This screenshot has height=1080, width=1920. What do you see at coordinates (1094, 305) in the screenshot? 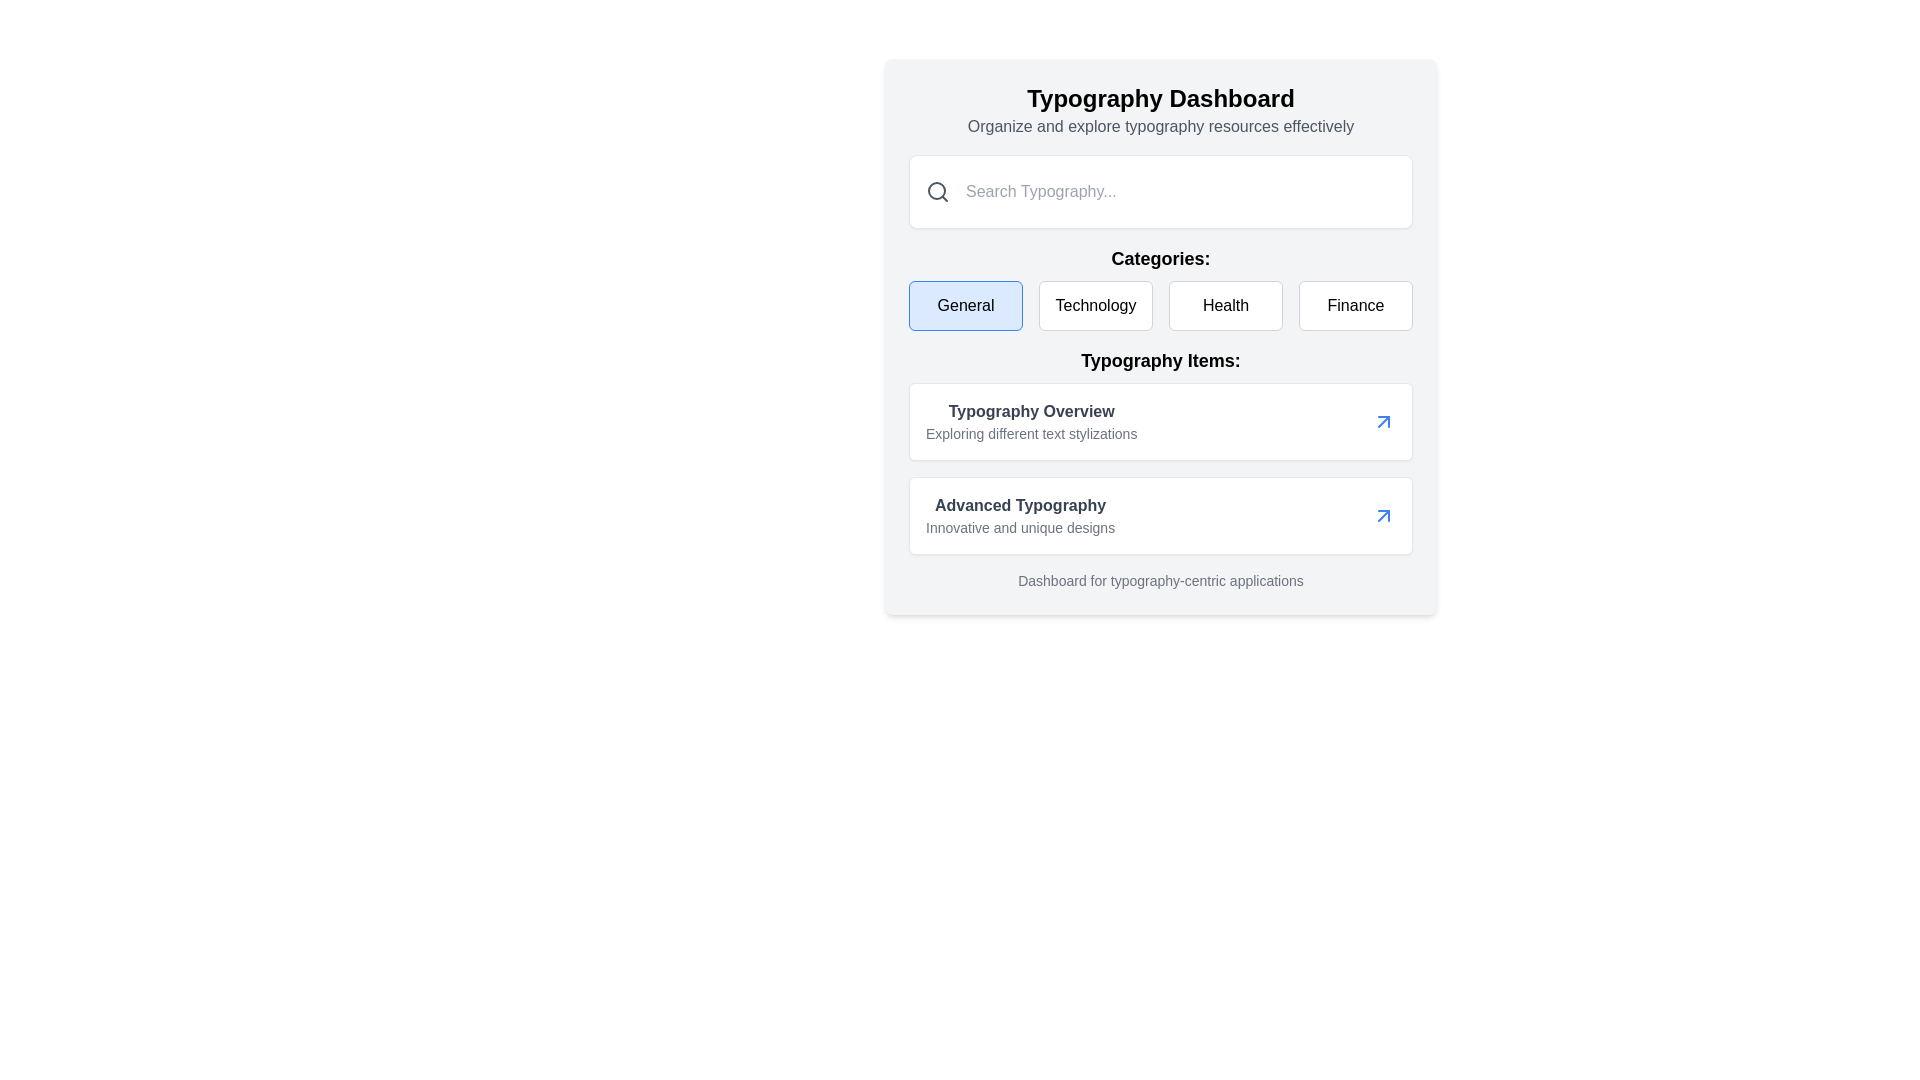
I see `the 'Technology' category button, which is the second button in a row of four category buttons located beneath the 'Categories:' heading` at bounding box center [1094, 305].